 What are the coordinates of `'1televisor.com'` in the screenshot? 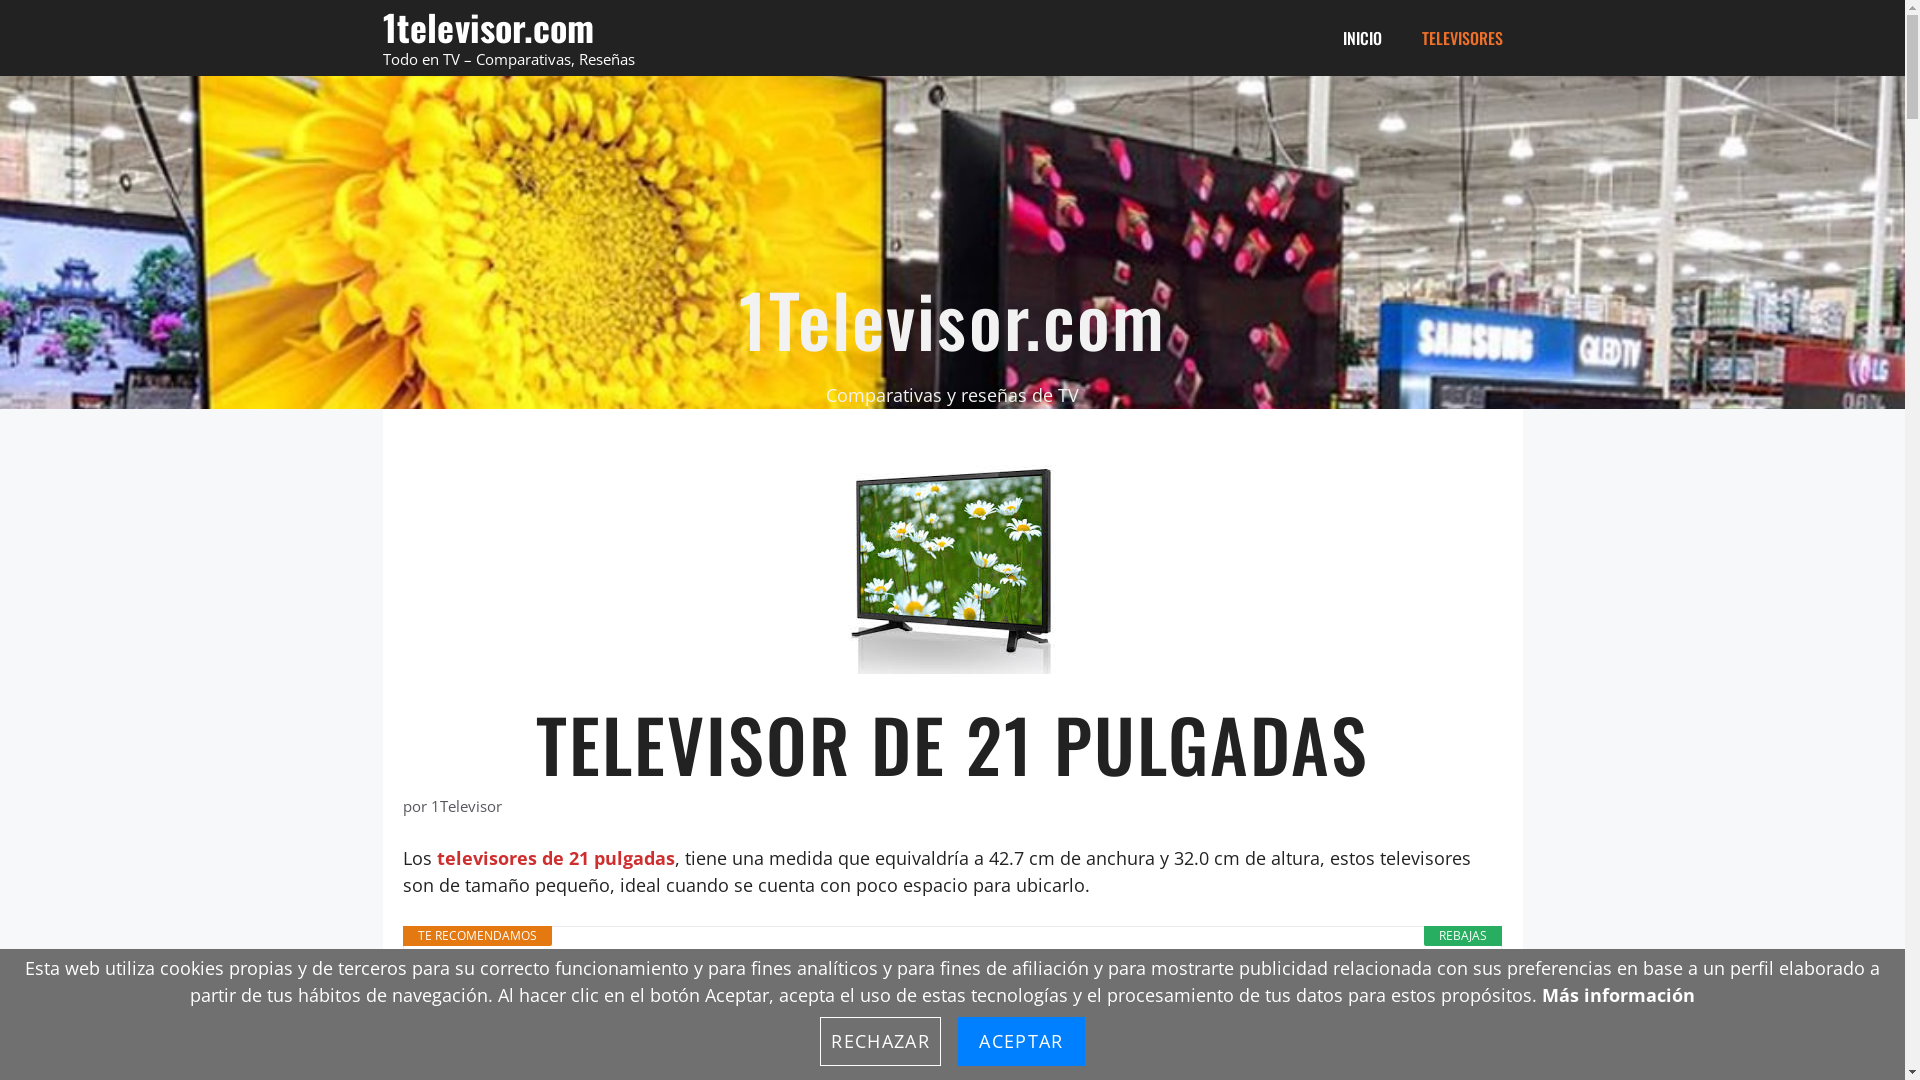 It's located at (488, 26).